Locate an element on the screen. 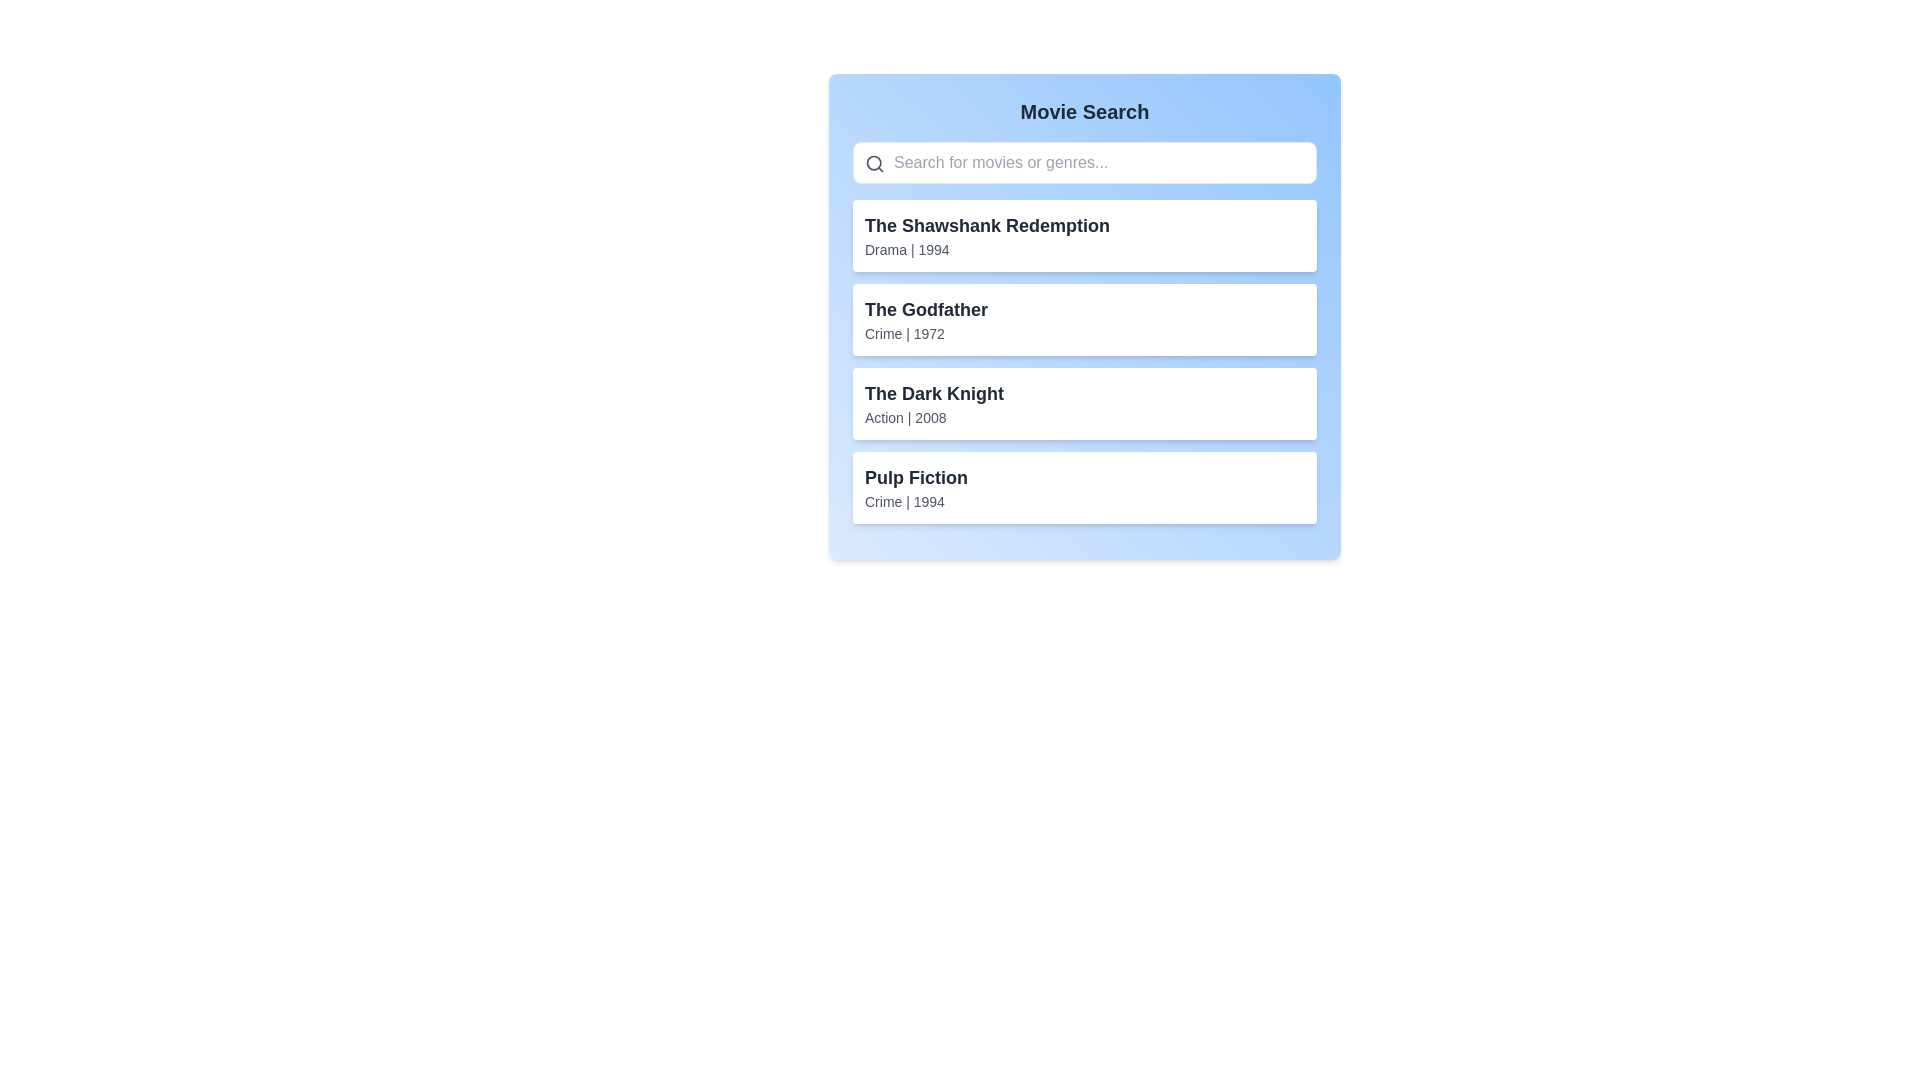 The image size is (1920, 1080). the movie card for 'The Godfather' is located at coordinates (1083, 319).